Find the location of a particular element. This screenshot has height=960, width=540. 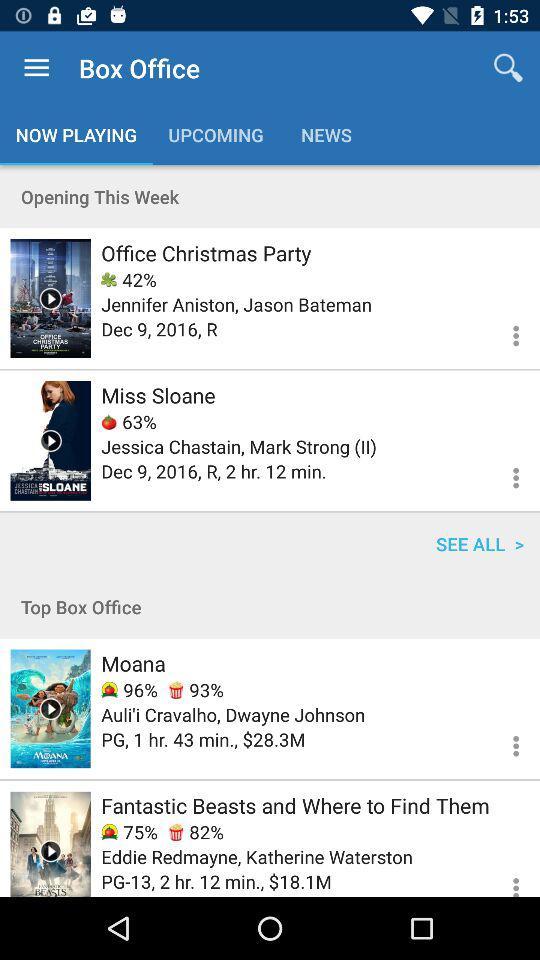

more option is located at coordinates (503, 742).